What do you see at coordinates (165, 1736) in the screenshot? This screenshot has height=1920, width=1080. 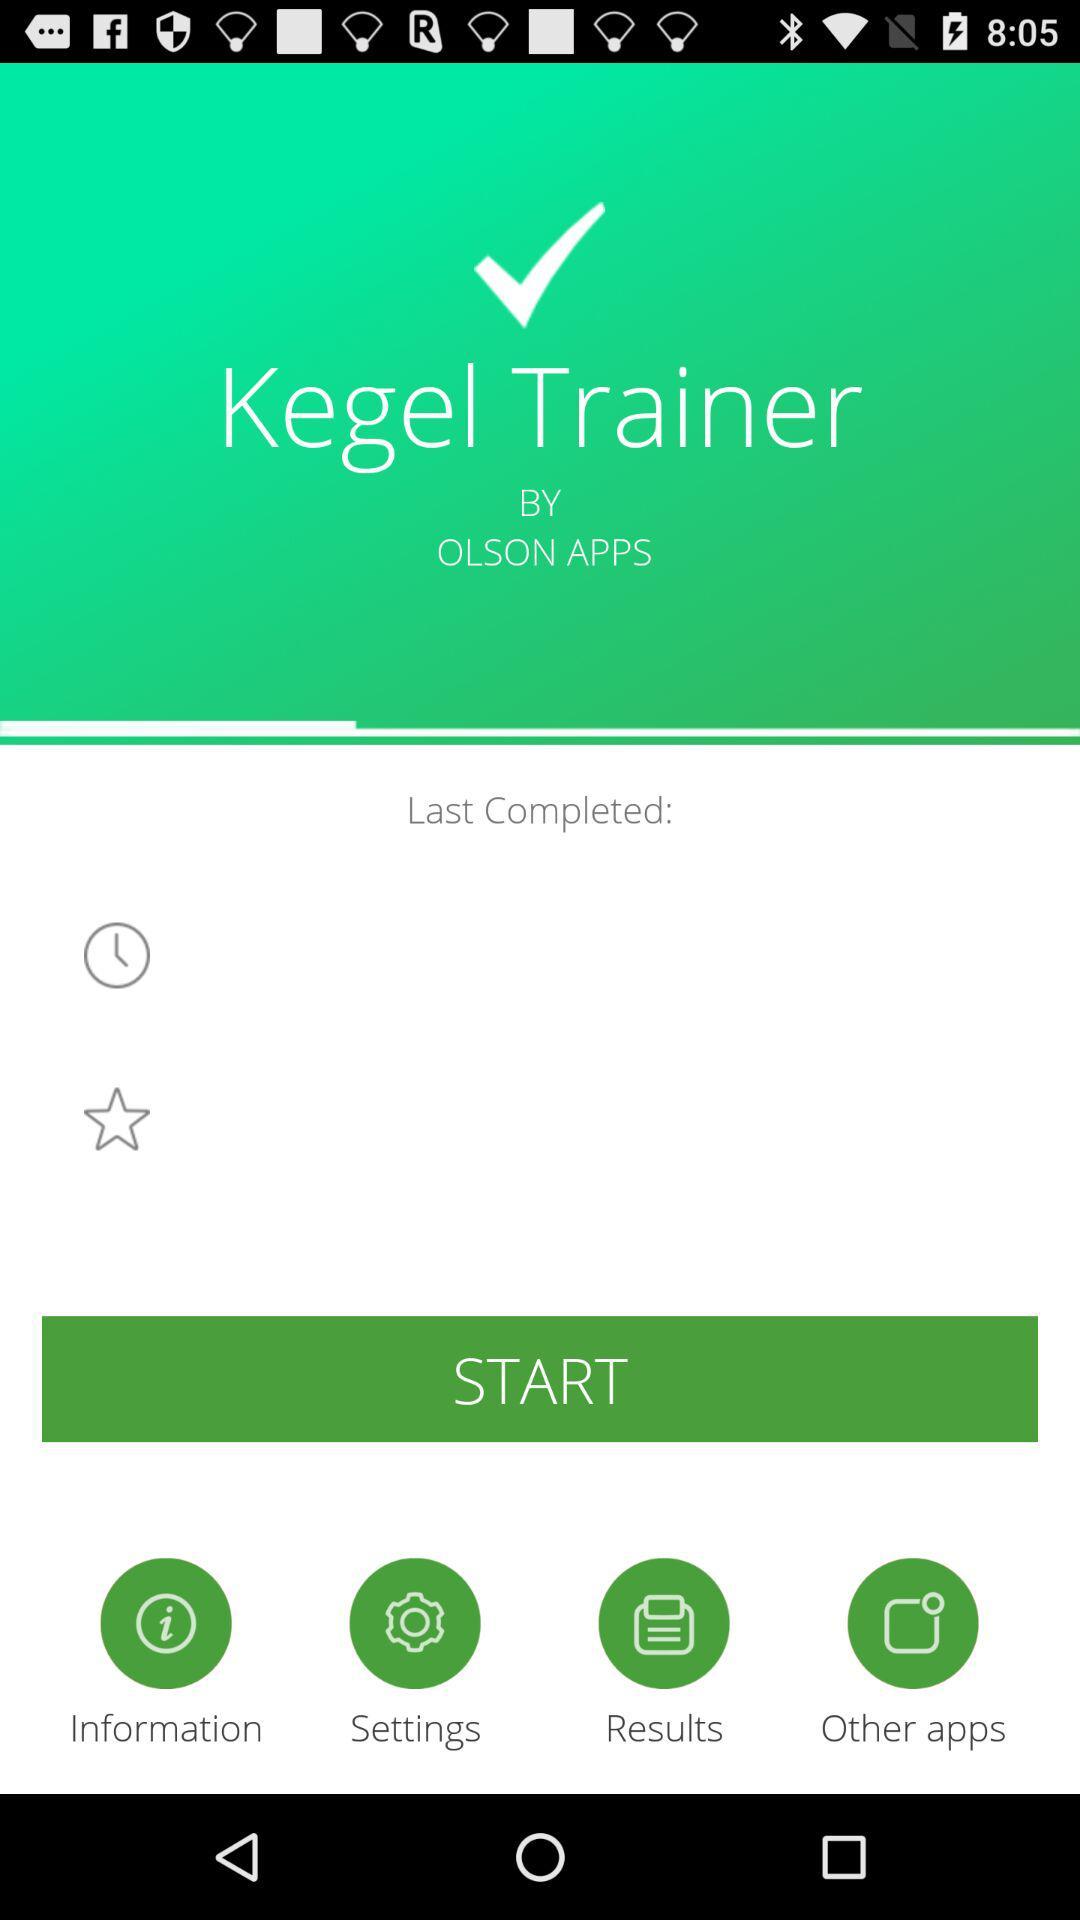 I see `the info icon` at bounding box center [165, 1736].